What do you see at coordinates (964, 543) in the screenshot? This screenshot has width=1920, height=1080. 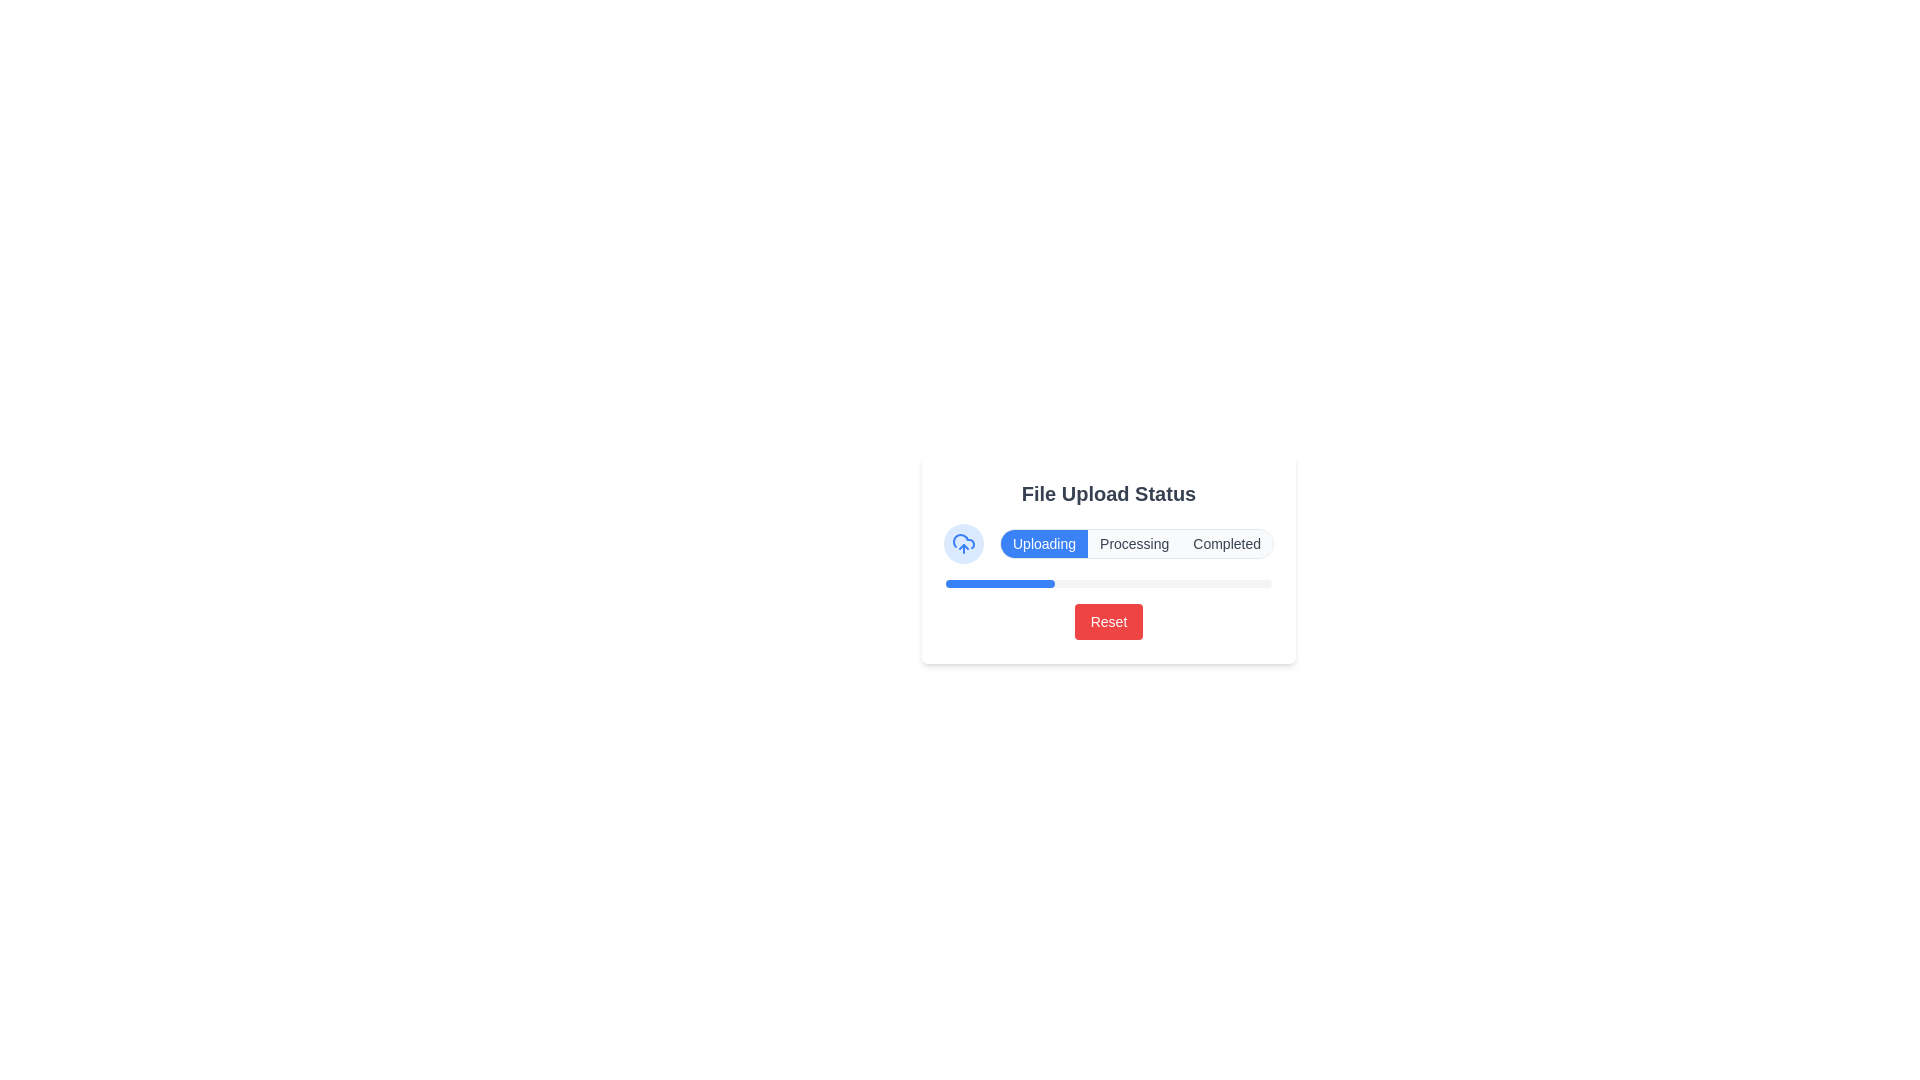 I see `the round-shaped icon with a light blue background and cloud upload symbol, located within the 'File Upload Status' layout, positioned to the left of the buttons 'Uploading', 'Processing', and 'Completed'` at bounding box center [964, 543].